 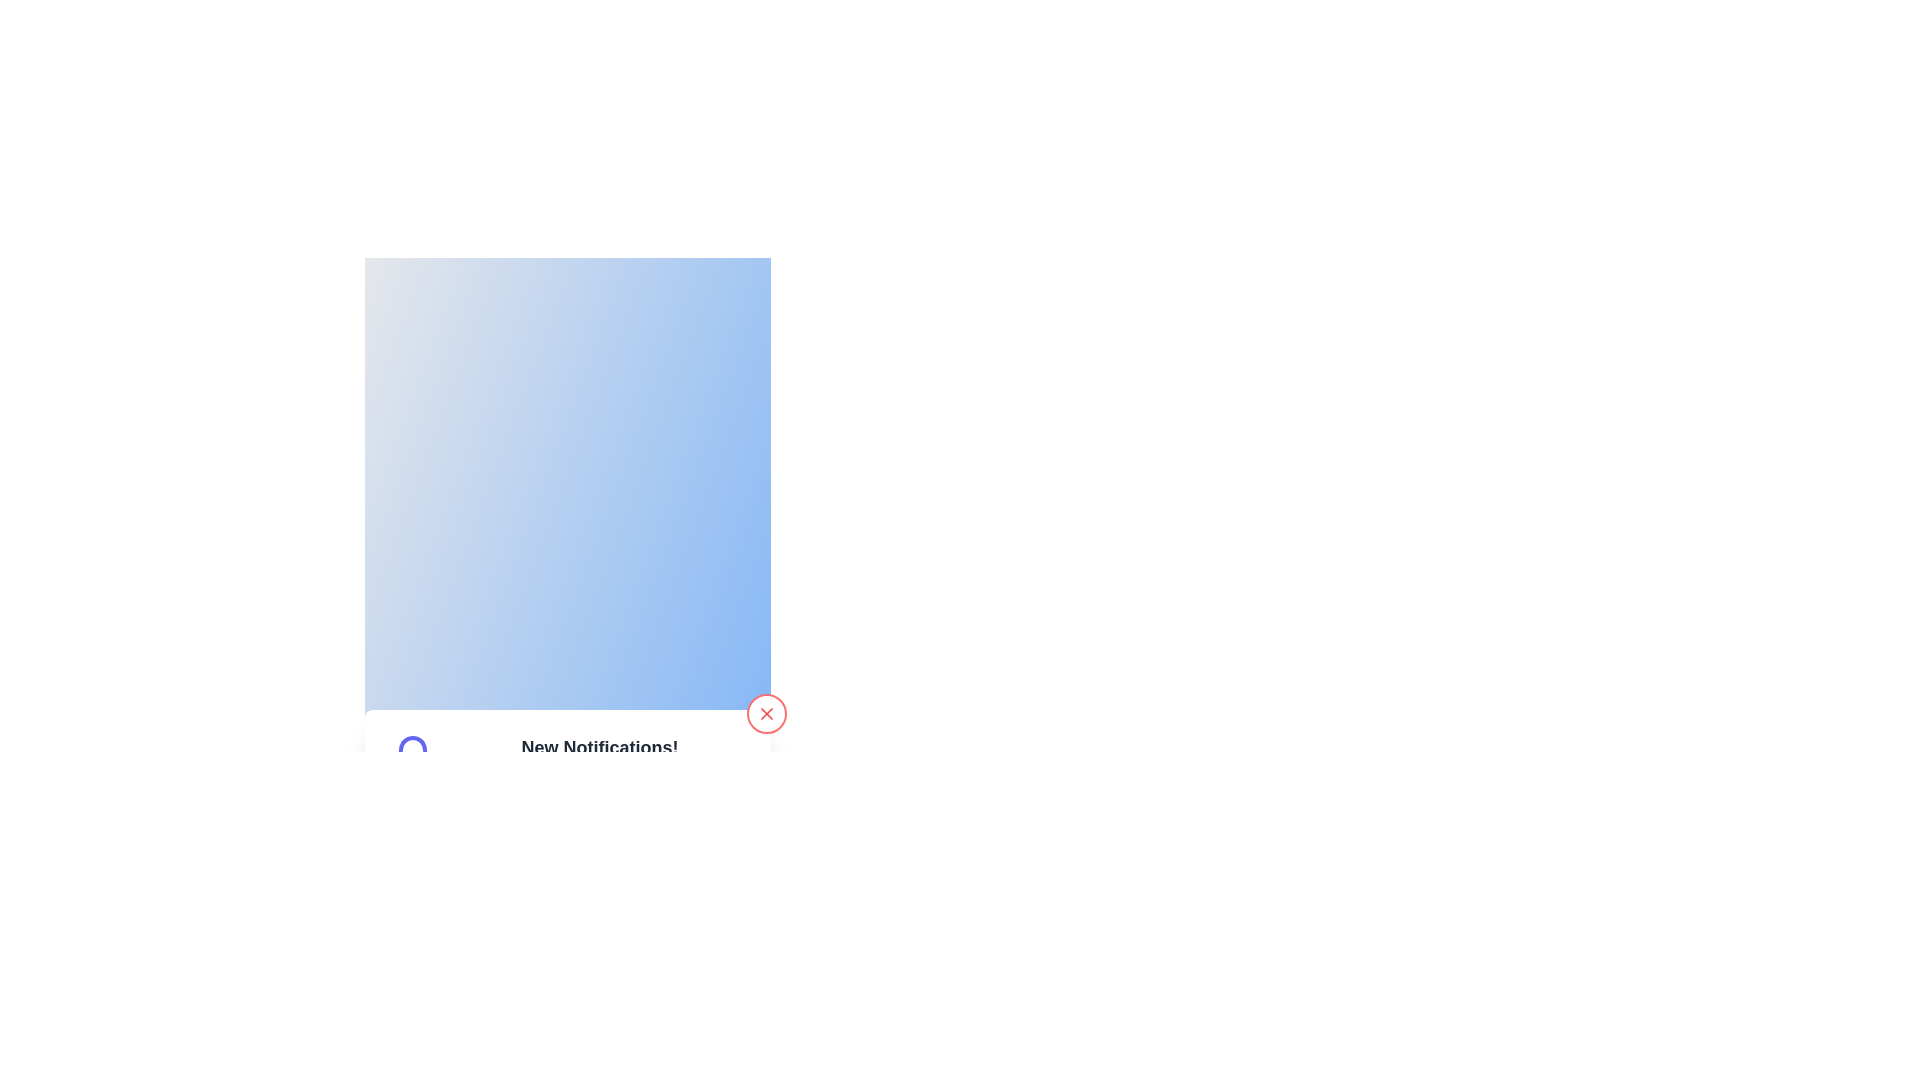 What do you see at coordinates (411, 752) in the screenshot?
I see `the main body of the notification bell icon, which indicates the presence of new or pending notifications` at bounding box center [411, 752].